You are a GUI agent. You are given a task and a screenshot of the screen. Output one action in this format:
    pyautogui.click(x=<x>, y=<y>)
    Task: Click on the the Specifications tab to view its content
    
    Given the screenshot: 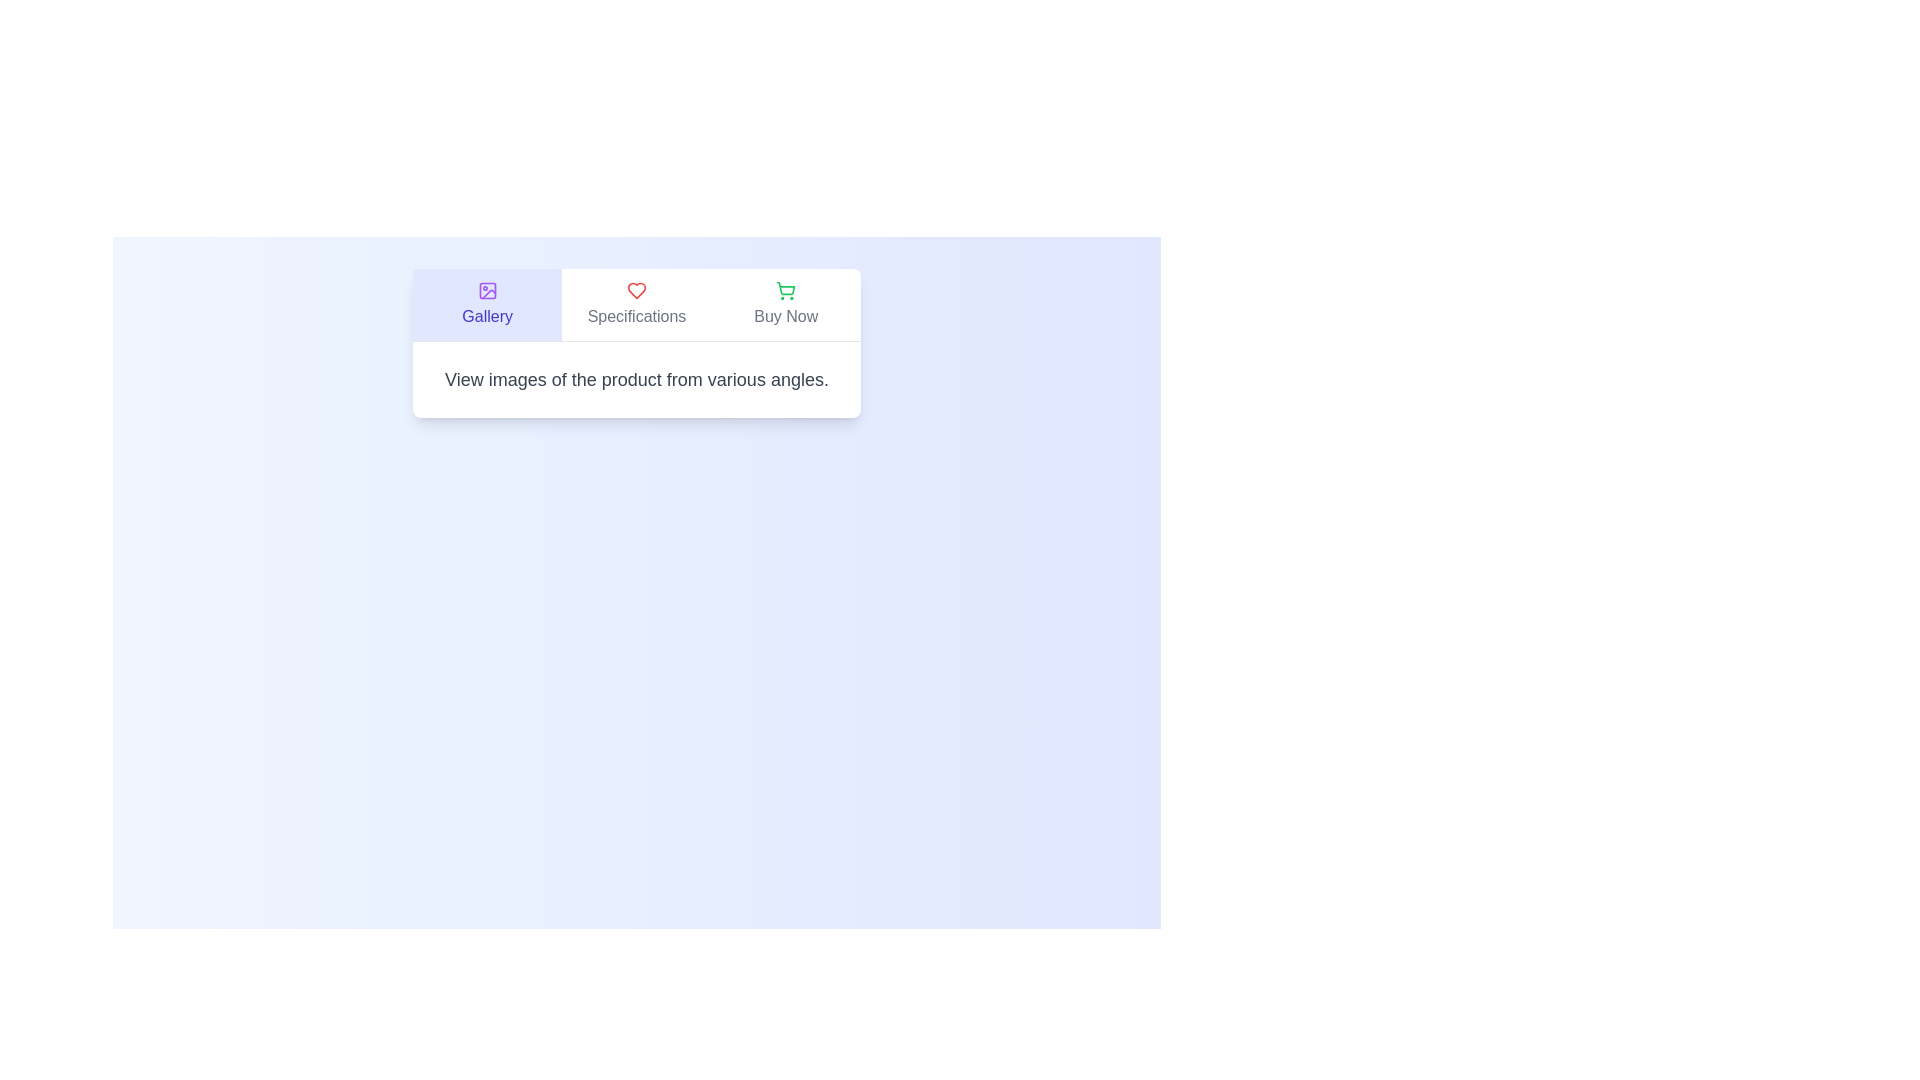 What is the action you would take?
    pyautogui.click(x=636, y=304)
    